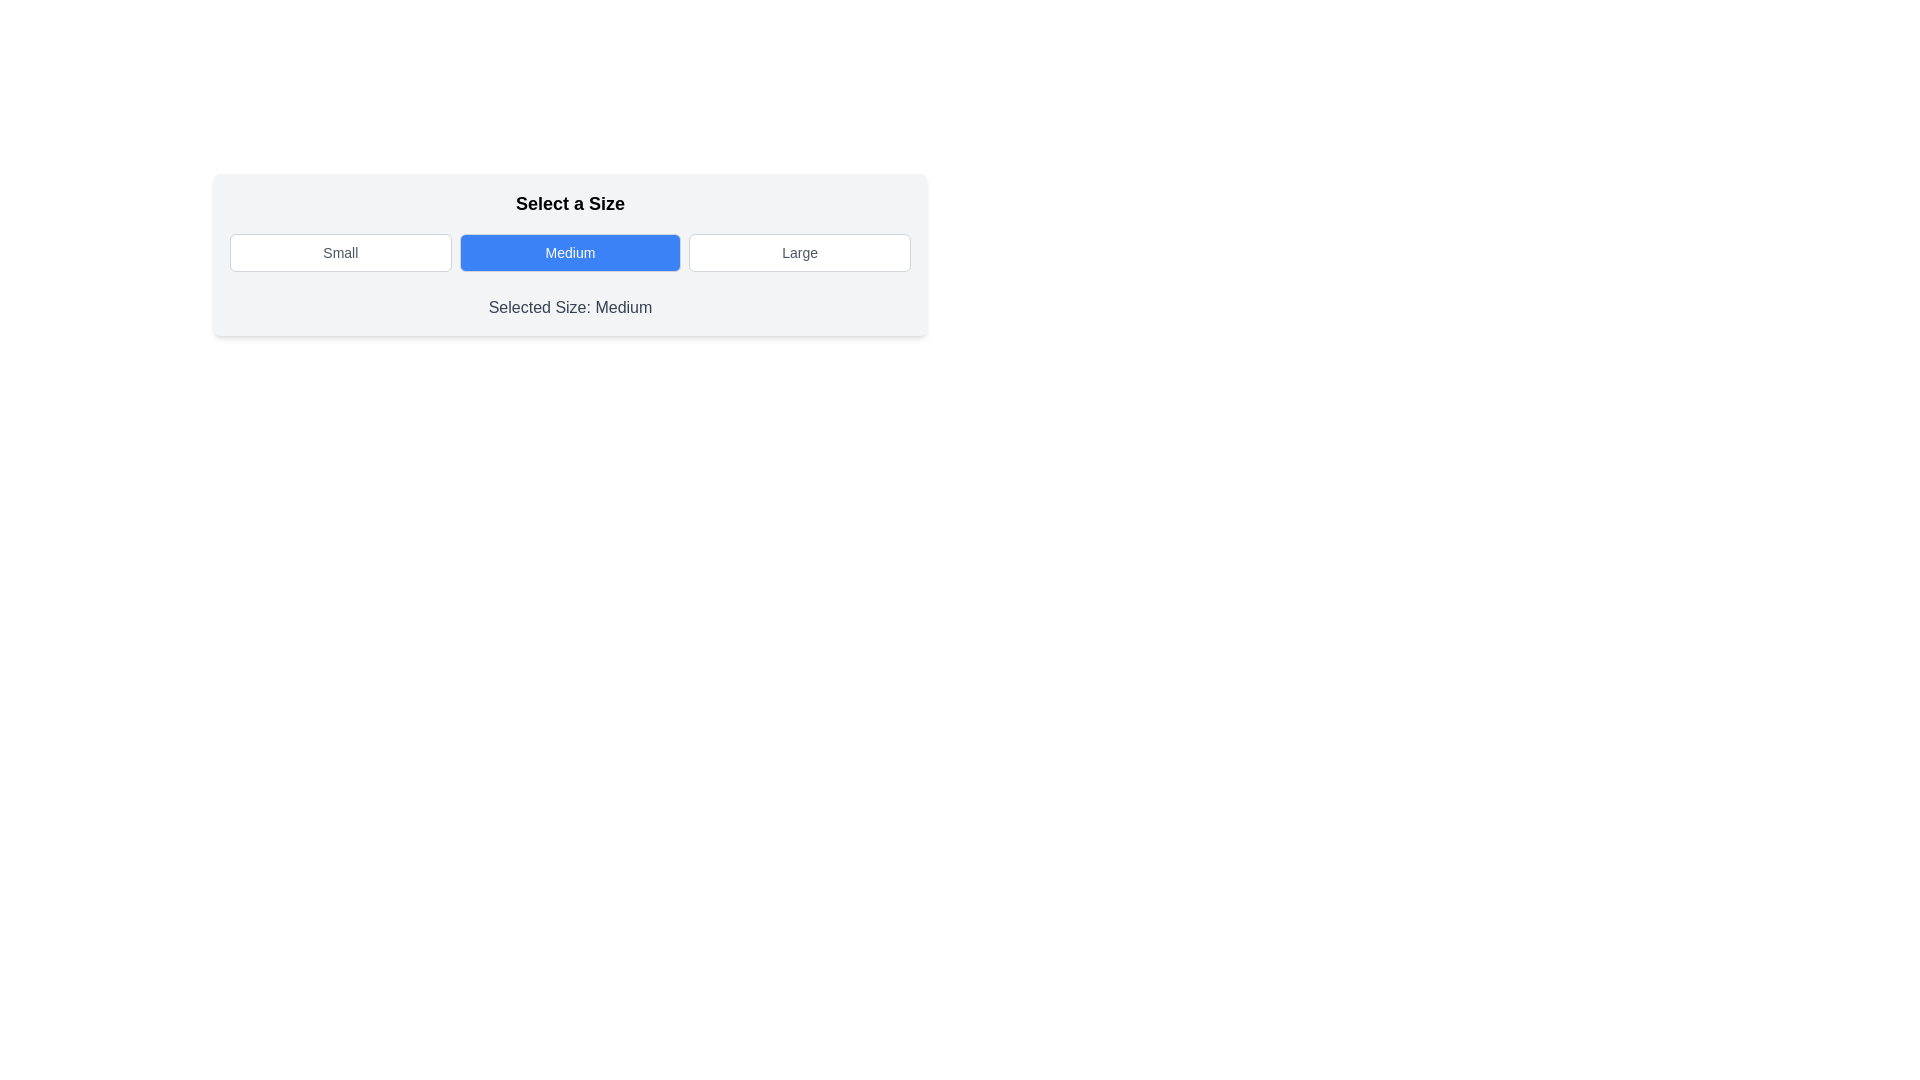  I want to click on the 'Large' button, which is a rectangular button with rounded corners, white background, gray text and a gray border, positioned to the right of the 'Medium' button, so click(800, 252).